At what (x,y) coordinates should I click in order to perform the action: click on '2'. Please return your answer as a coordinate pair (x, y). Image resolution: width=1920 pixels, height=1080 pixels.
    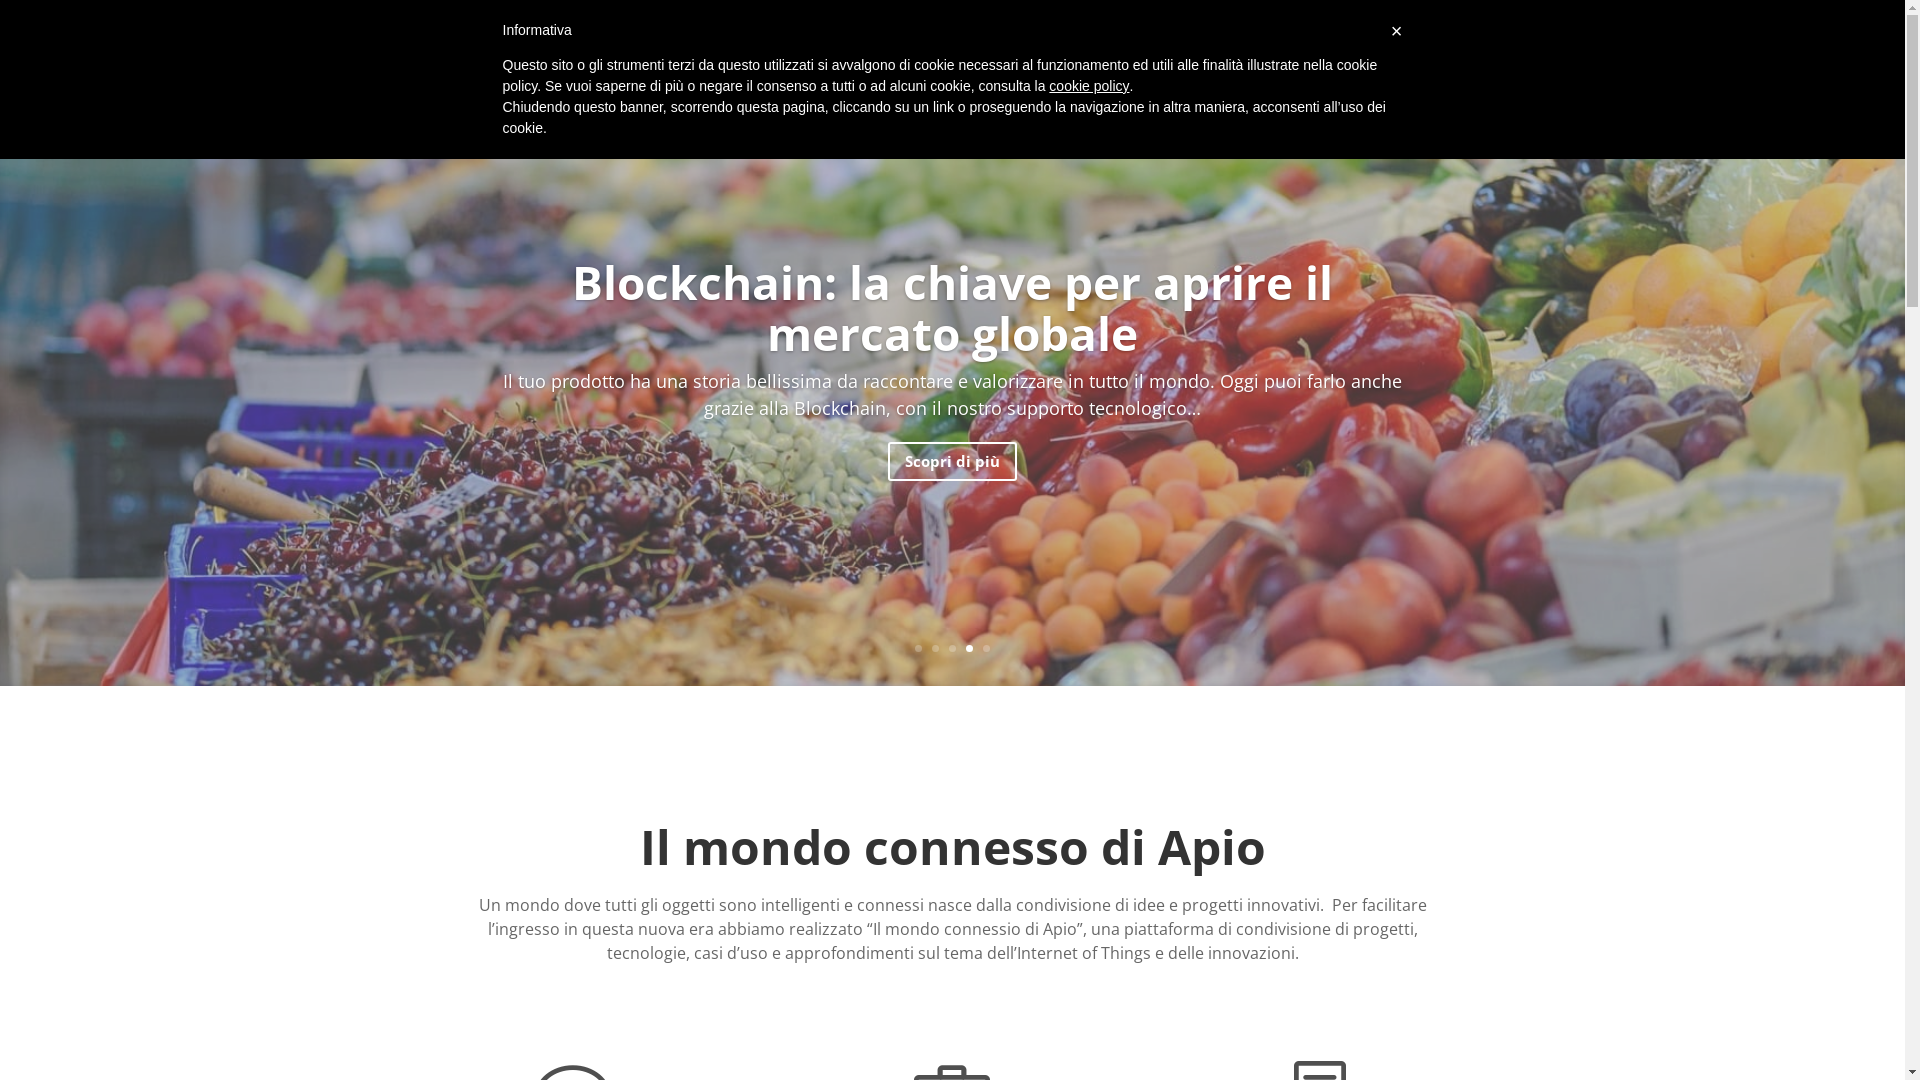
    Looking at the image, I should click on (934, 648).